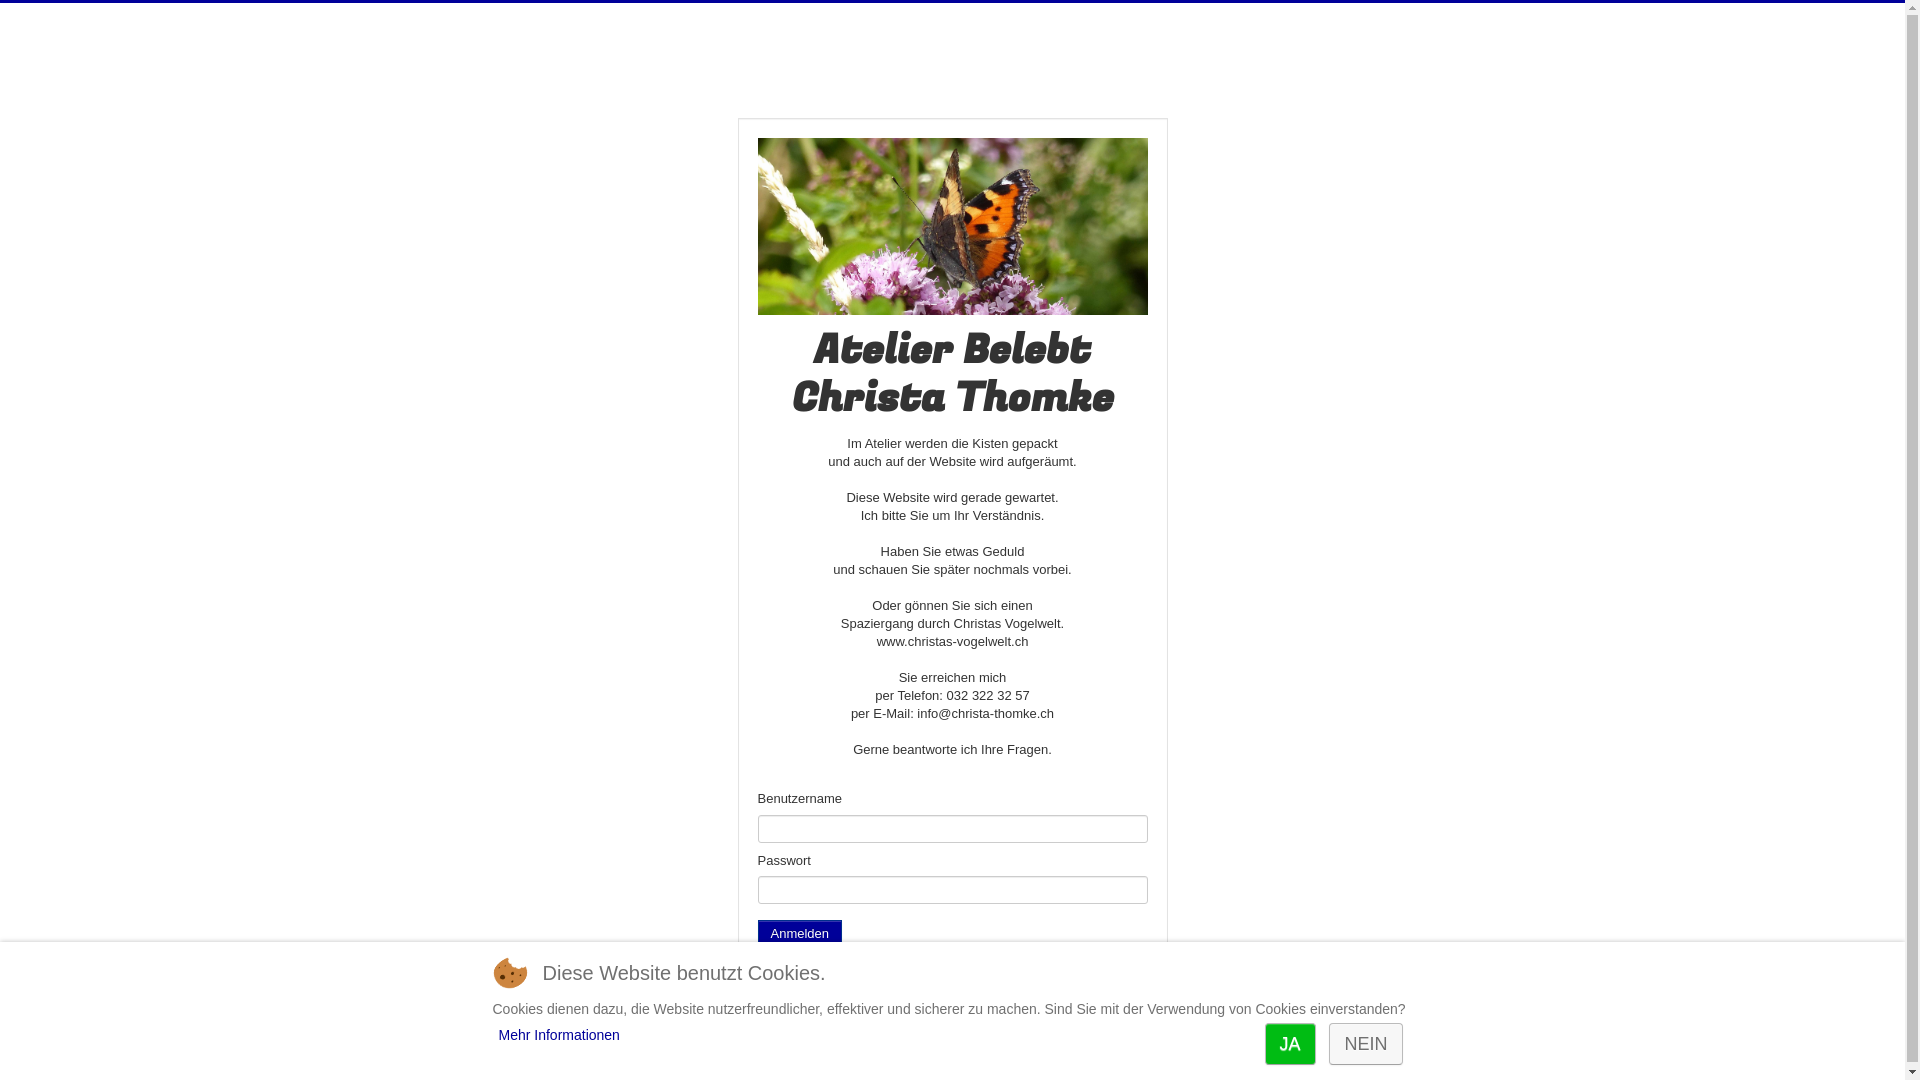 The height and width of the screenshot is (1080, 1920). I want to click on 'Anmelden', so click(757, 933).